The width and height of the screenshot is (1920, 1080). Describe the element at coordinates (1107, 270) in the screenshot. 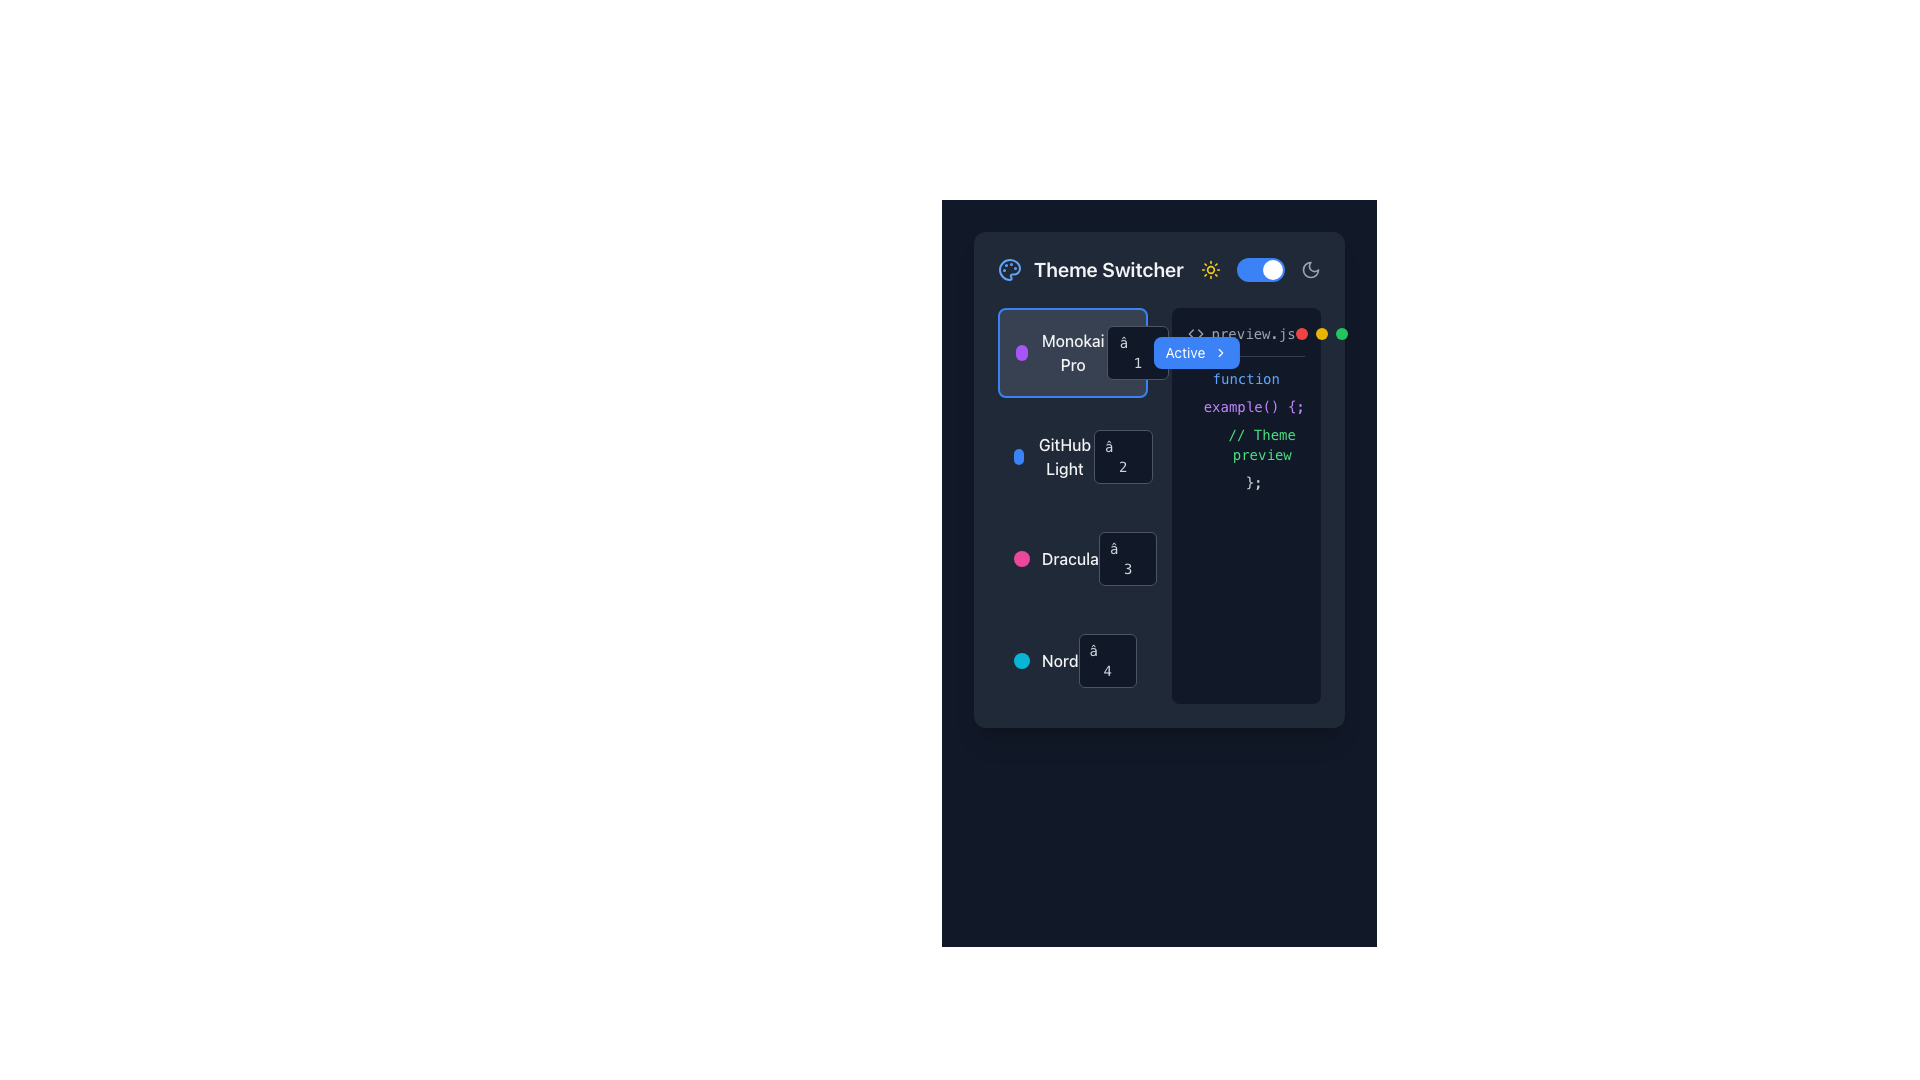

I see `static label describing the theme customization section in the settings panel, positioned between a decorative palette icon and theme-related toggles` at that location.